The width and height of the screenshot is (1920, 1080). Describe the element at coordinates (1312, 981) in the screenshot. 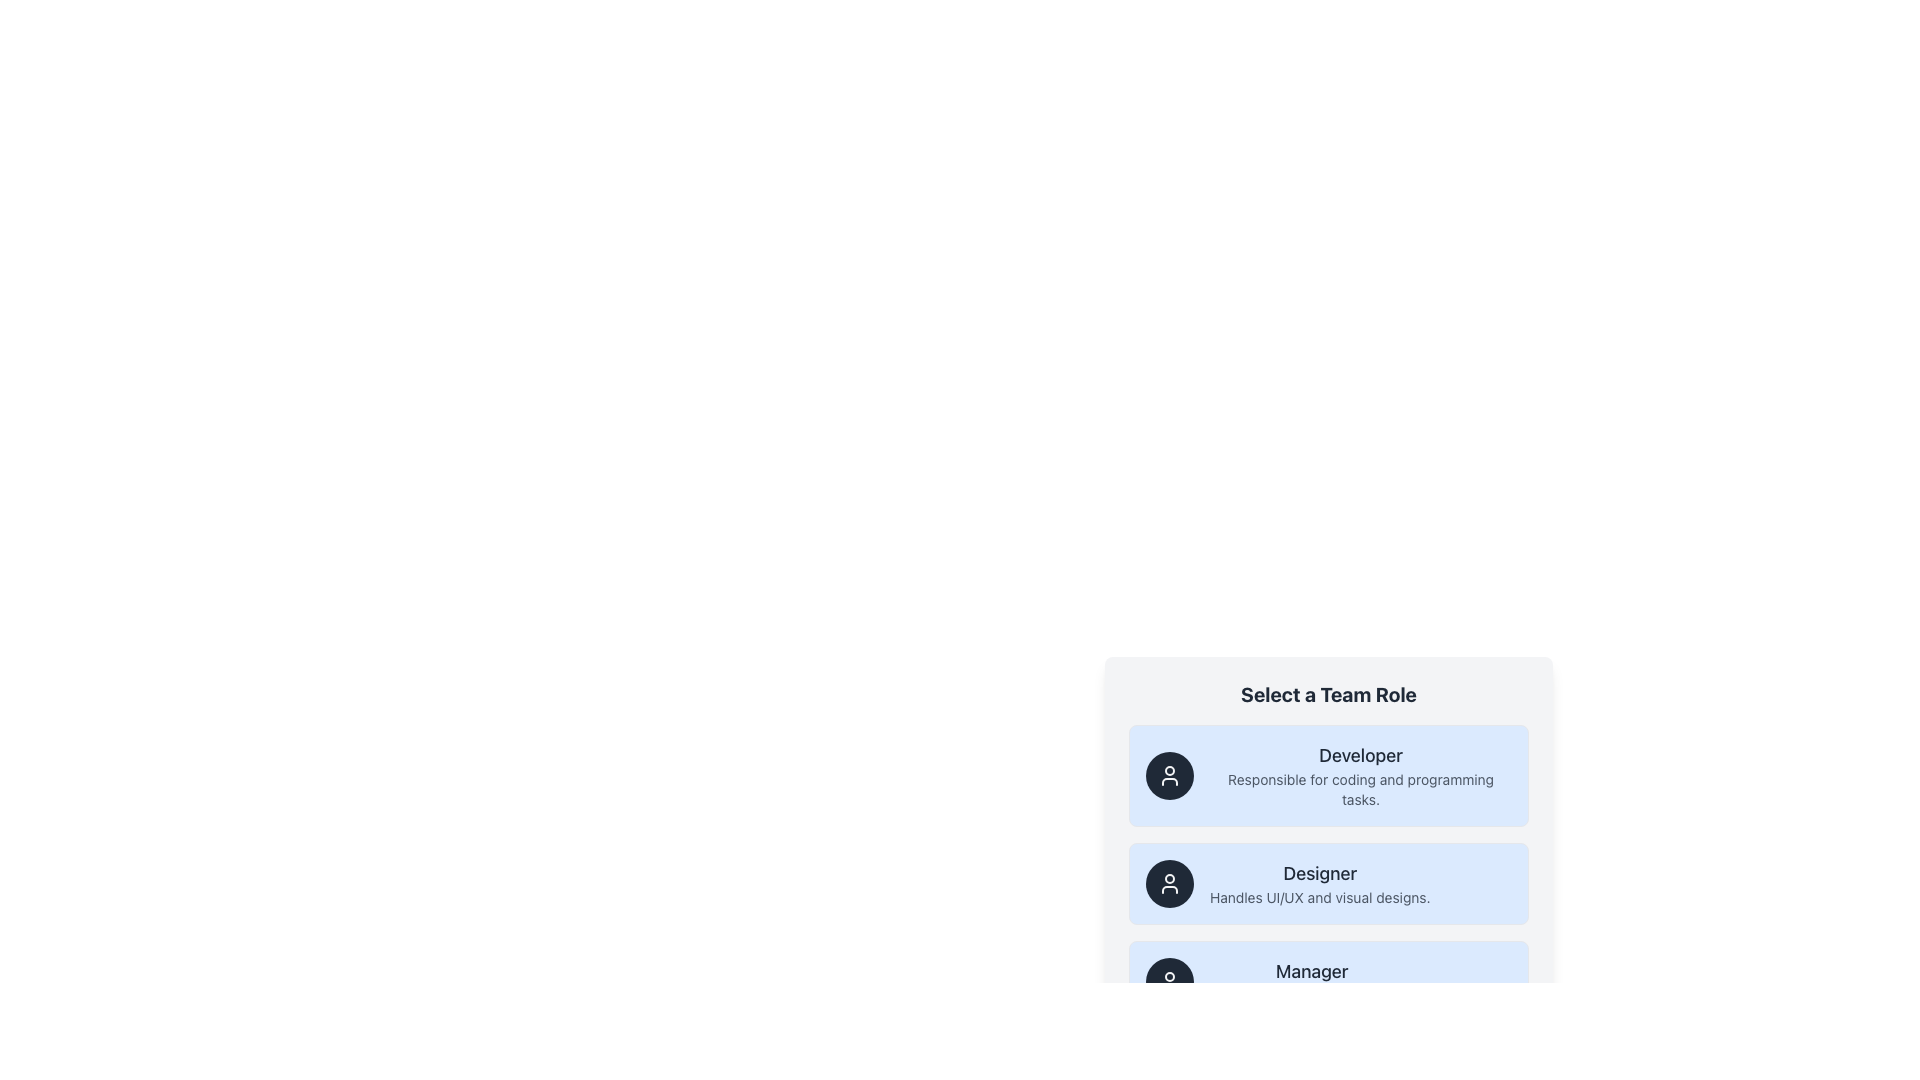

I see `the List Item displaying 'Manager' with the description 'Supervises project progression.'` at that location.